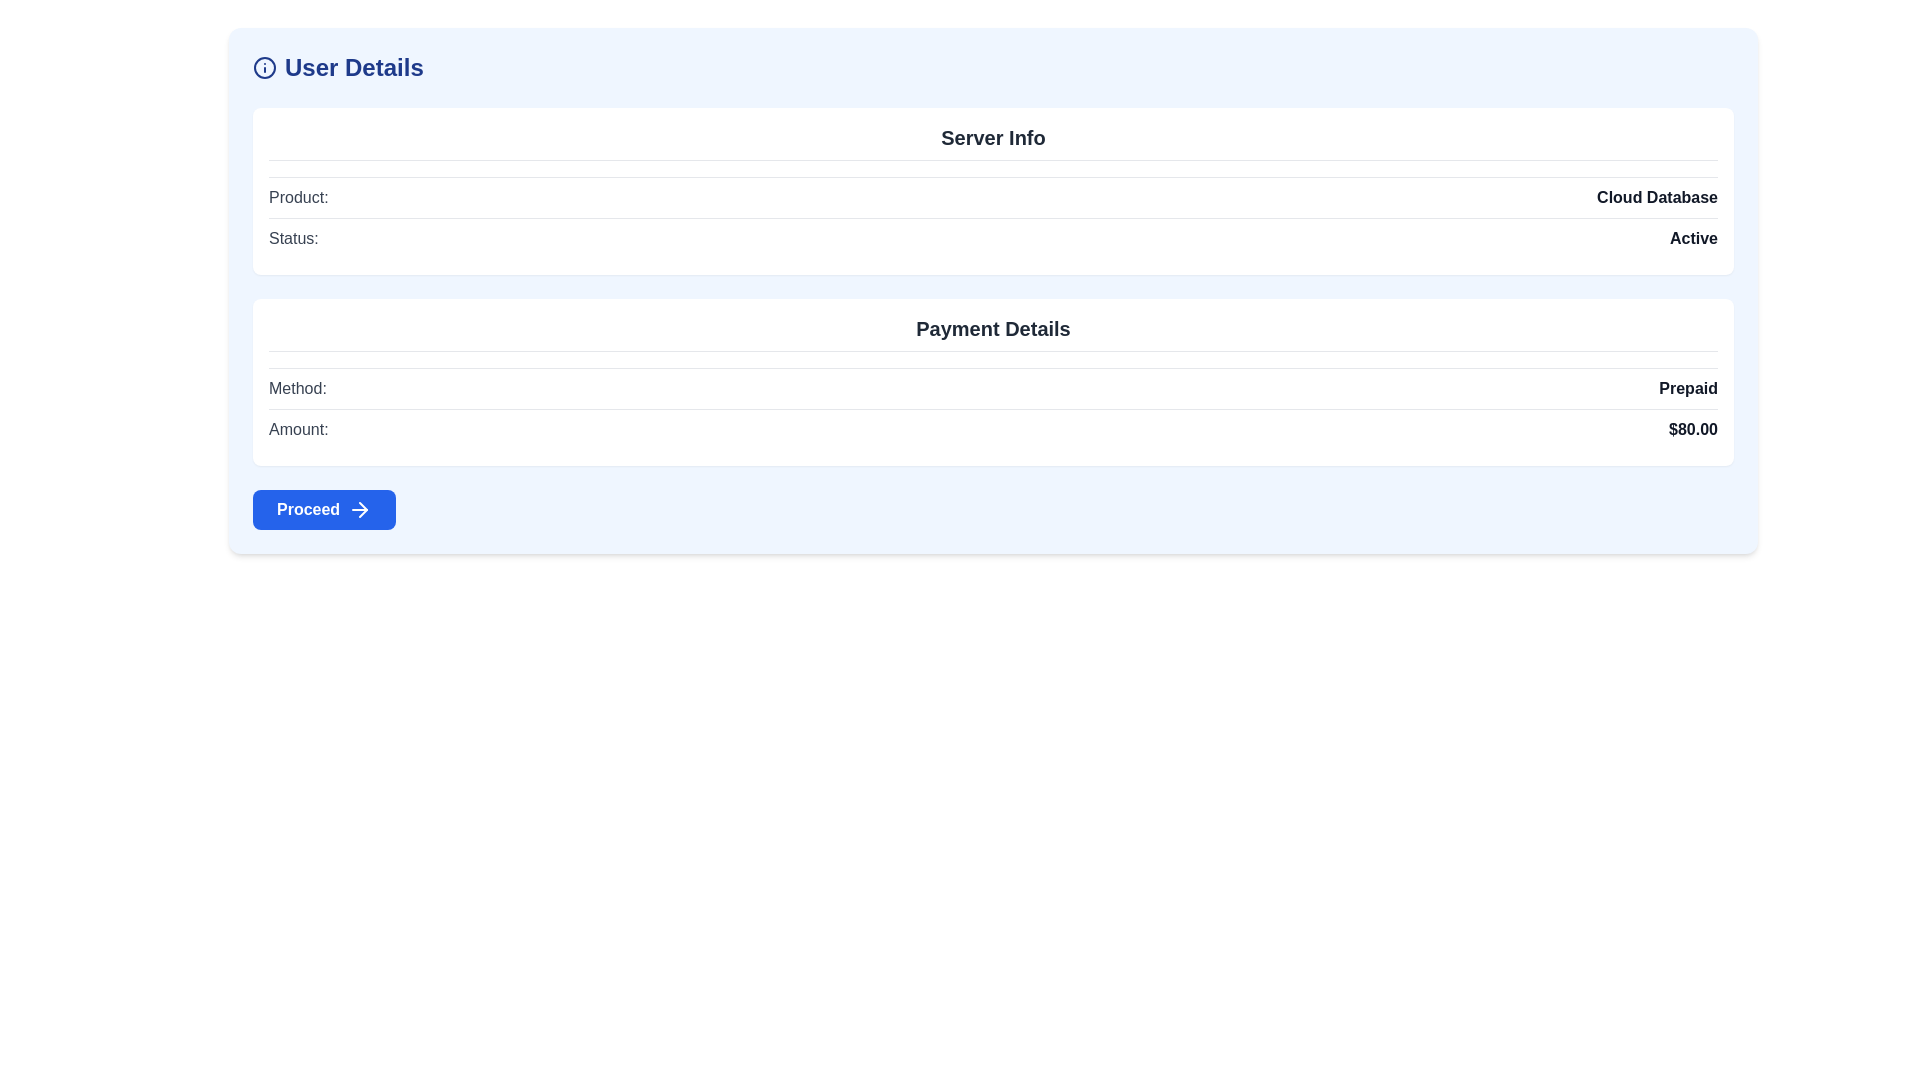  What do you see at coordinates (297, 428) in the screenshot?
I see `the text label displaying 'Amount:' which is styled in medium-weight gray font and is located in the 'Payment Details' section of the interface` at bounding box center [297, 428].